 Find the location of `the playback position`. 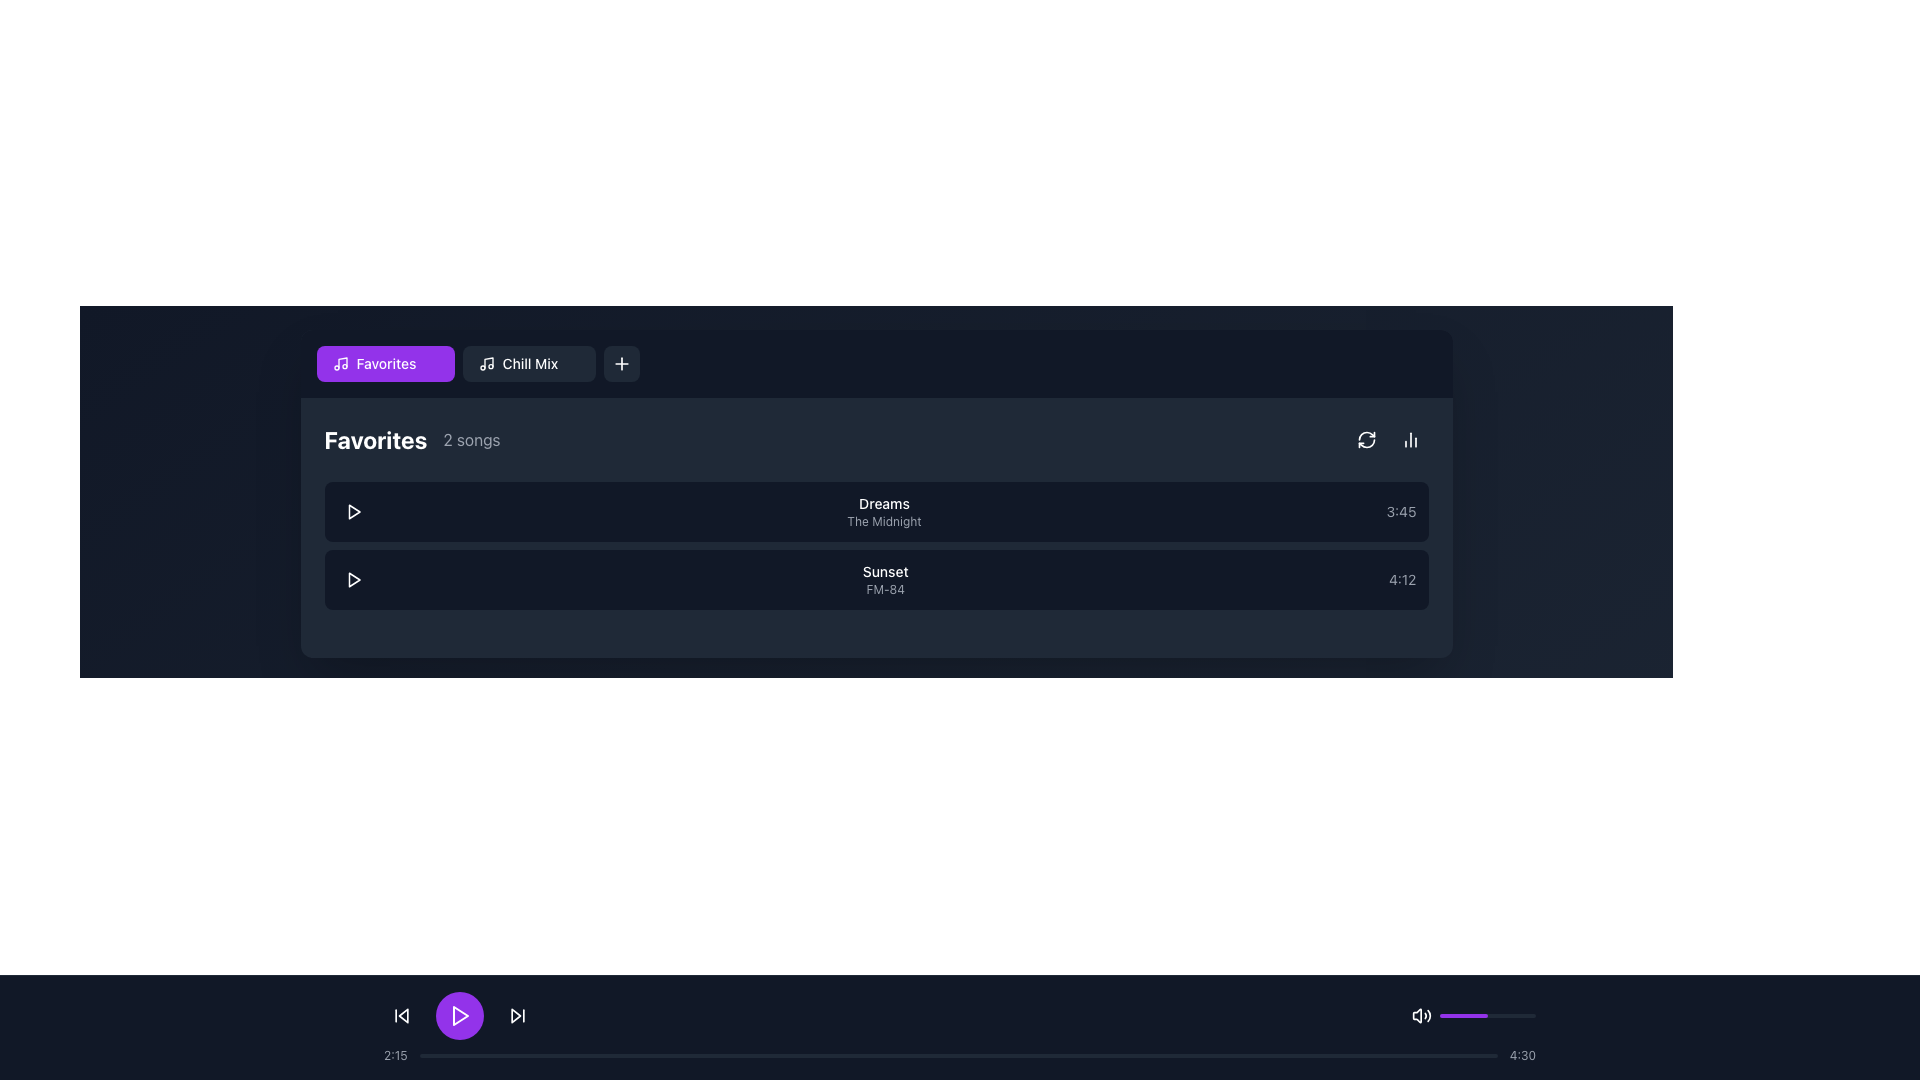

the playback position is located at coordinates (1290, 1055).